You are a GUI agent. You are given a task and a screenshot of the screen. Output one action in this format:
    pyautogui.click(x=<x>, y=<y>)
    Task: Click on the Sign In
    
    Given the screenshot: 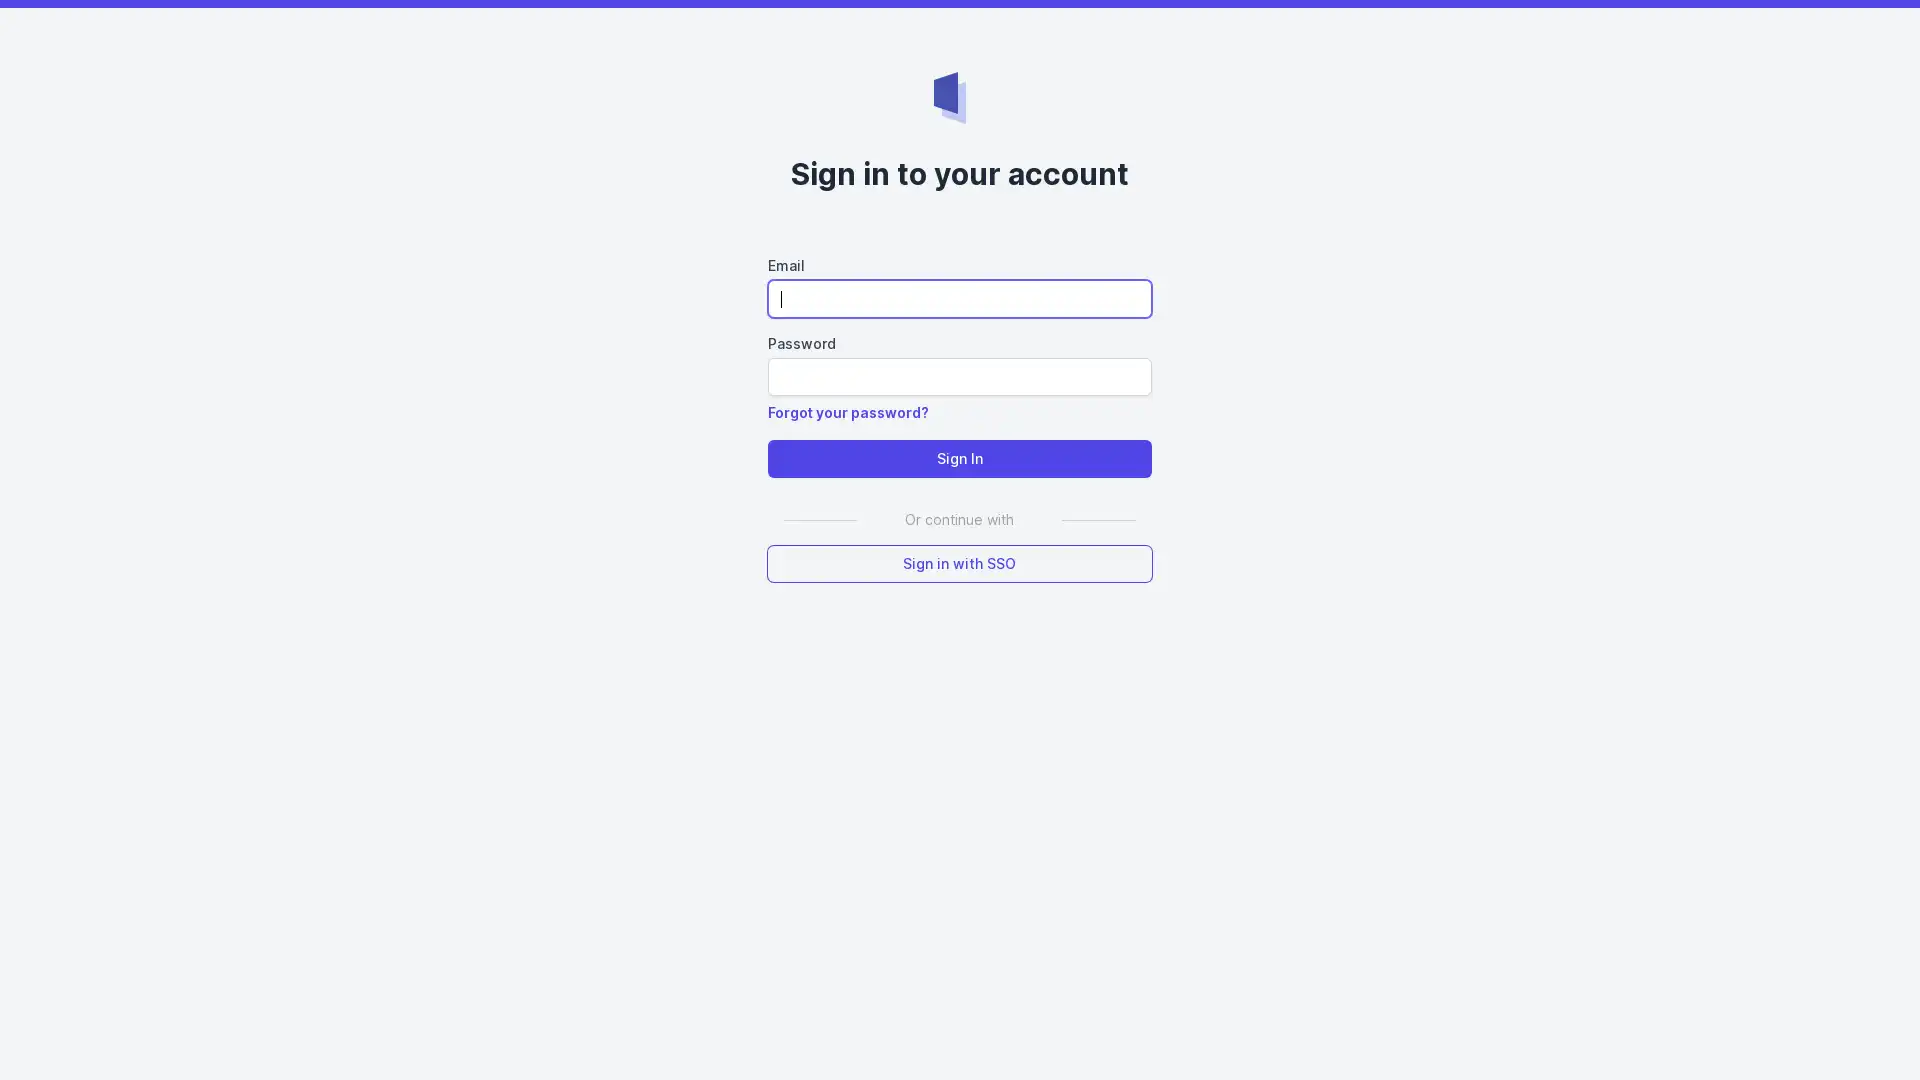 What is the action you would take?
    pyautogui.click(x=958, y=459)
    